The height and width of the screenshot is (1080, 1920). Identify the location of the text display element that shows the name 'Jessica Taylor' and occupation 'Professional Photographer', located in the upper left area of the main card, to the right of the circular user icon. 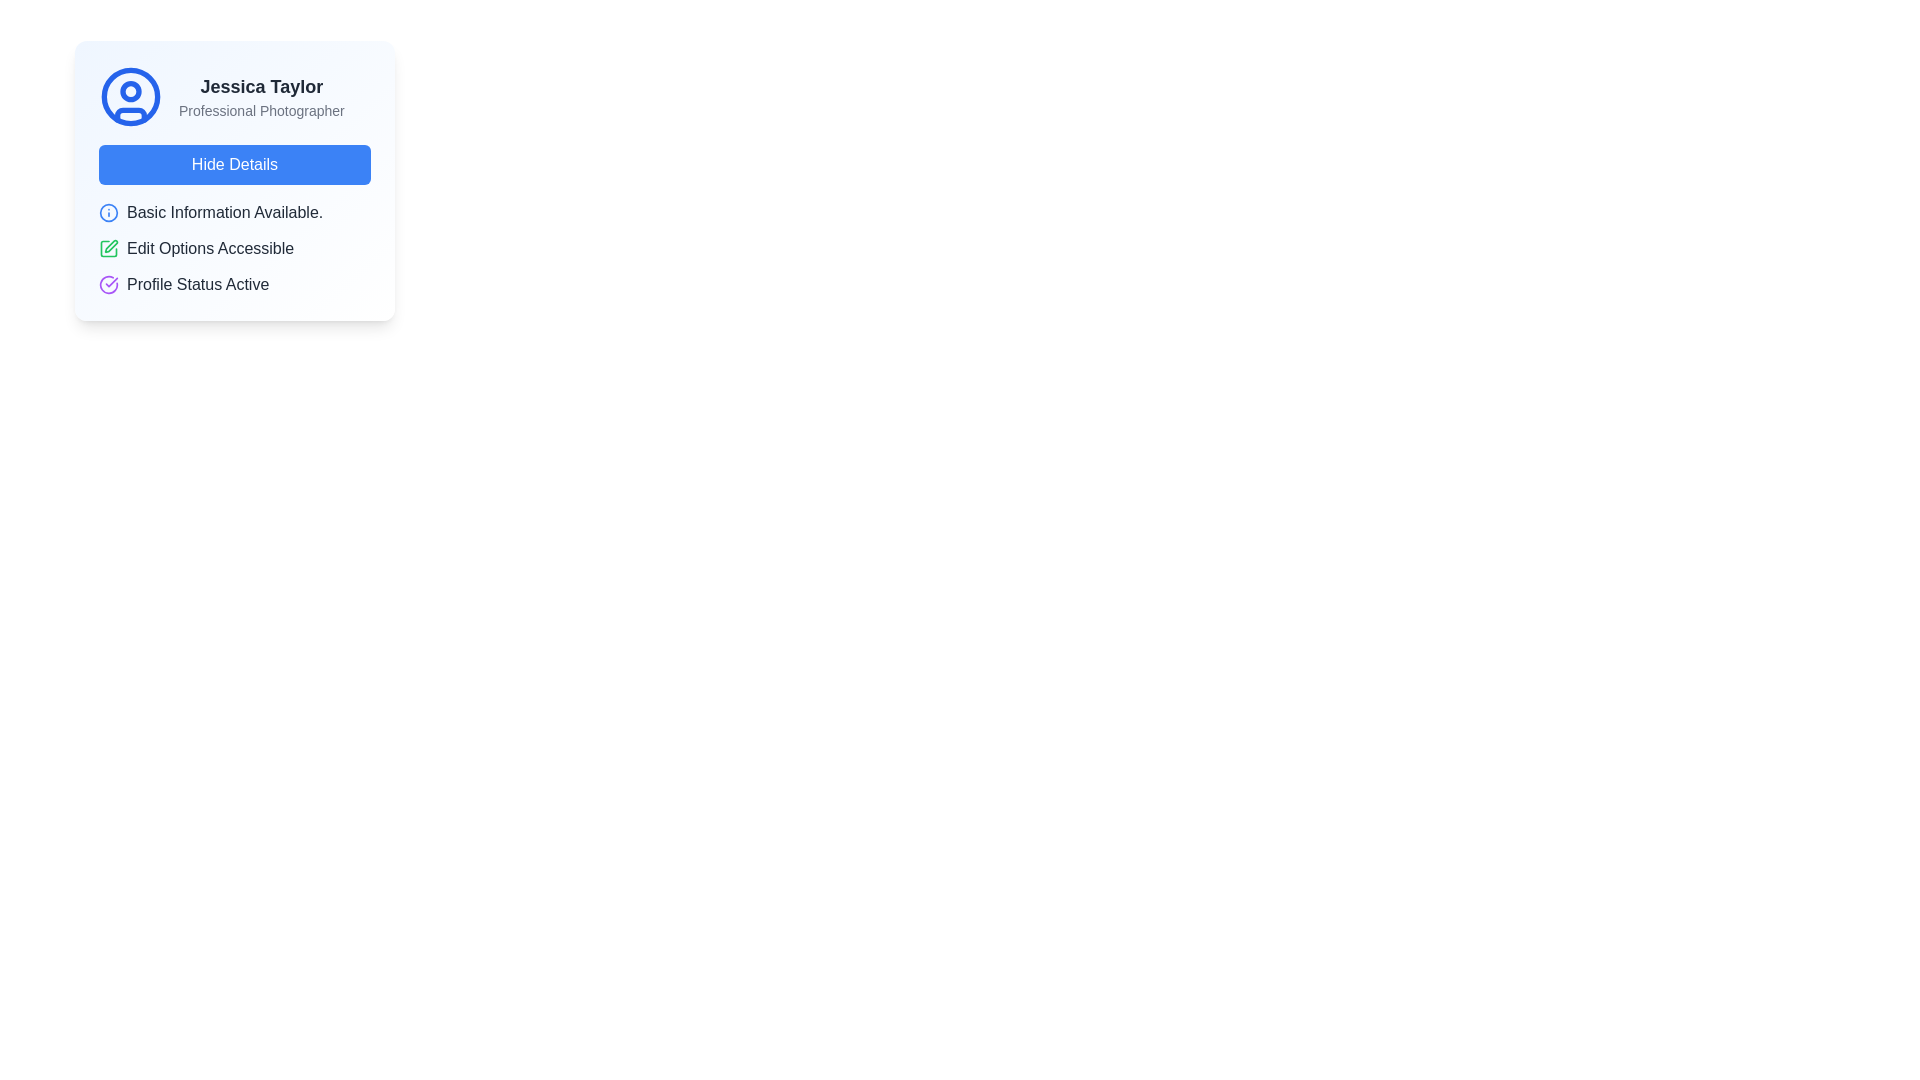
(260, 96).